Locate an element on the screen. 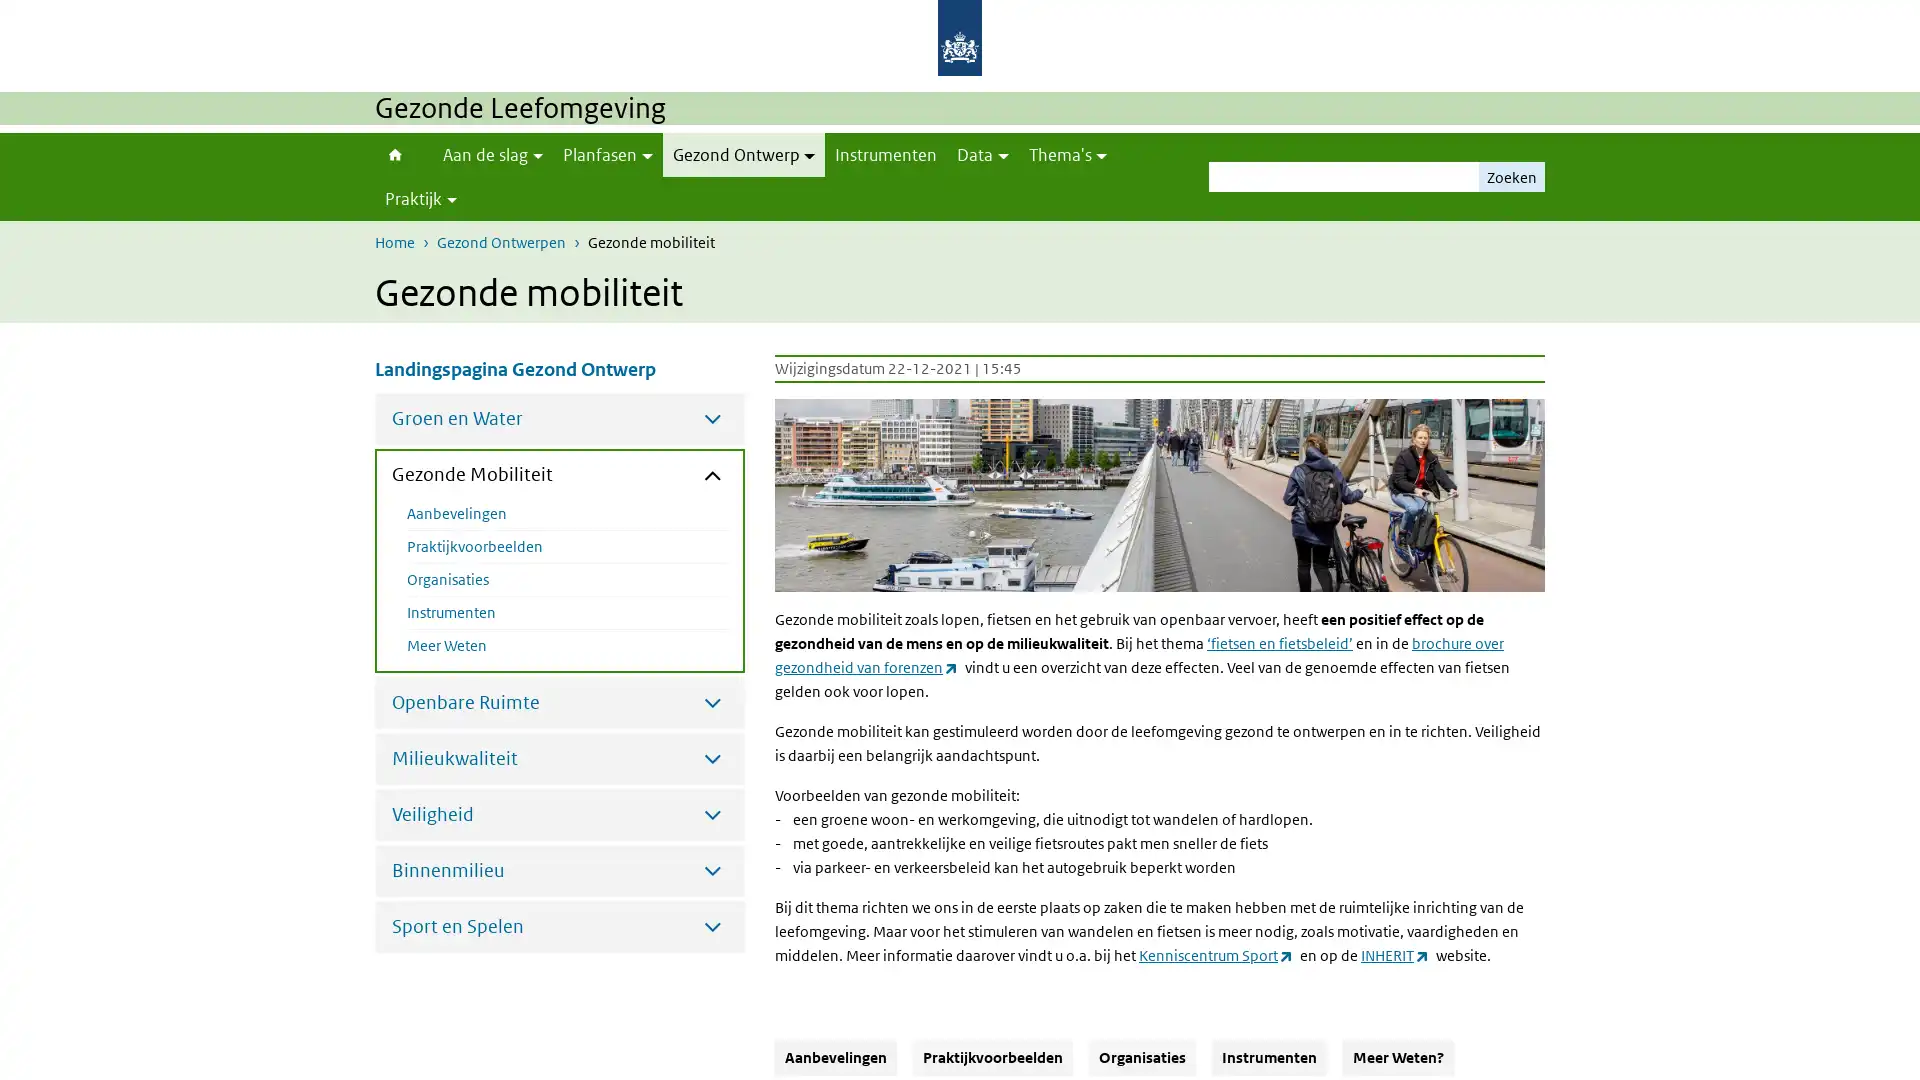 The image size is (1920, 1080). Submenu openen is located at coordinates (713, 925).